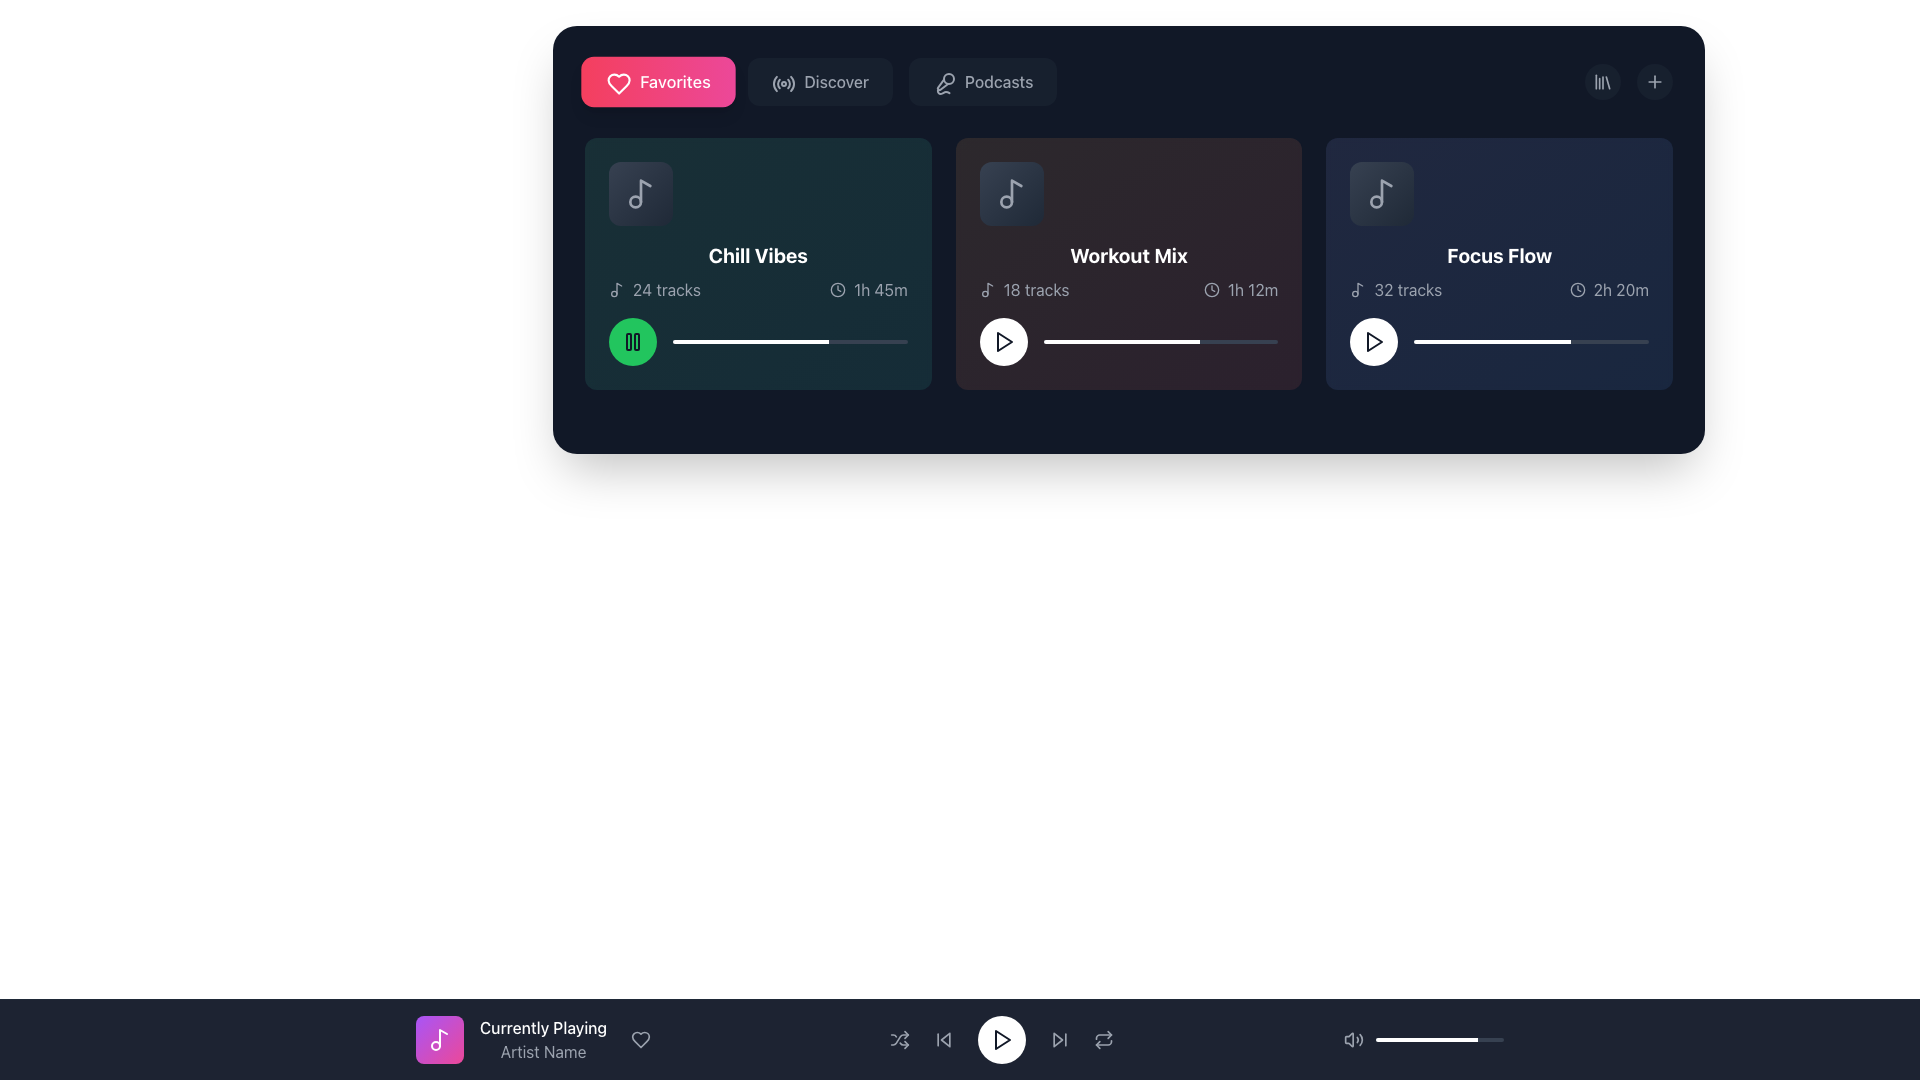  What do you see at coordinates (1426, 1039) in the screenshot?
I see `the white-colored progress bar segment located at the bottom center of the interface, which is an inner segment of a progress bar within a dark gray background bar` at bounding box center [1426, 1039].